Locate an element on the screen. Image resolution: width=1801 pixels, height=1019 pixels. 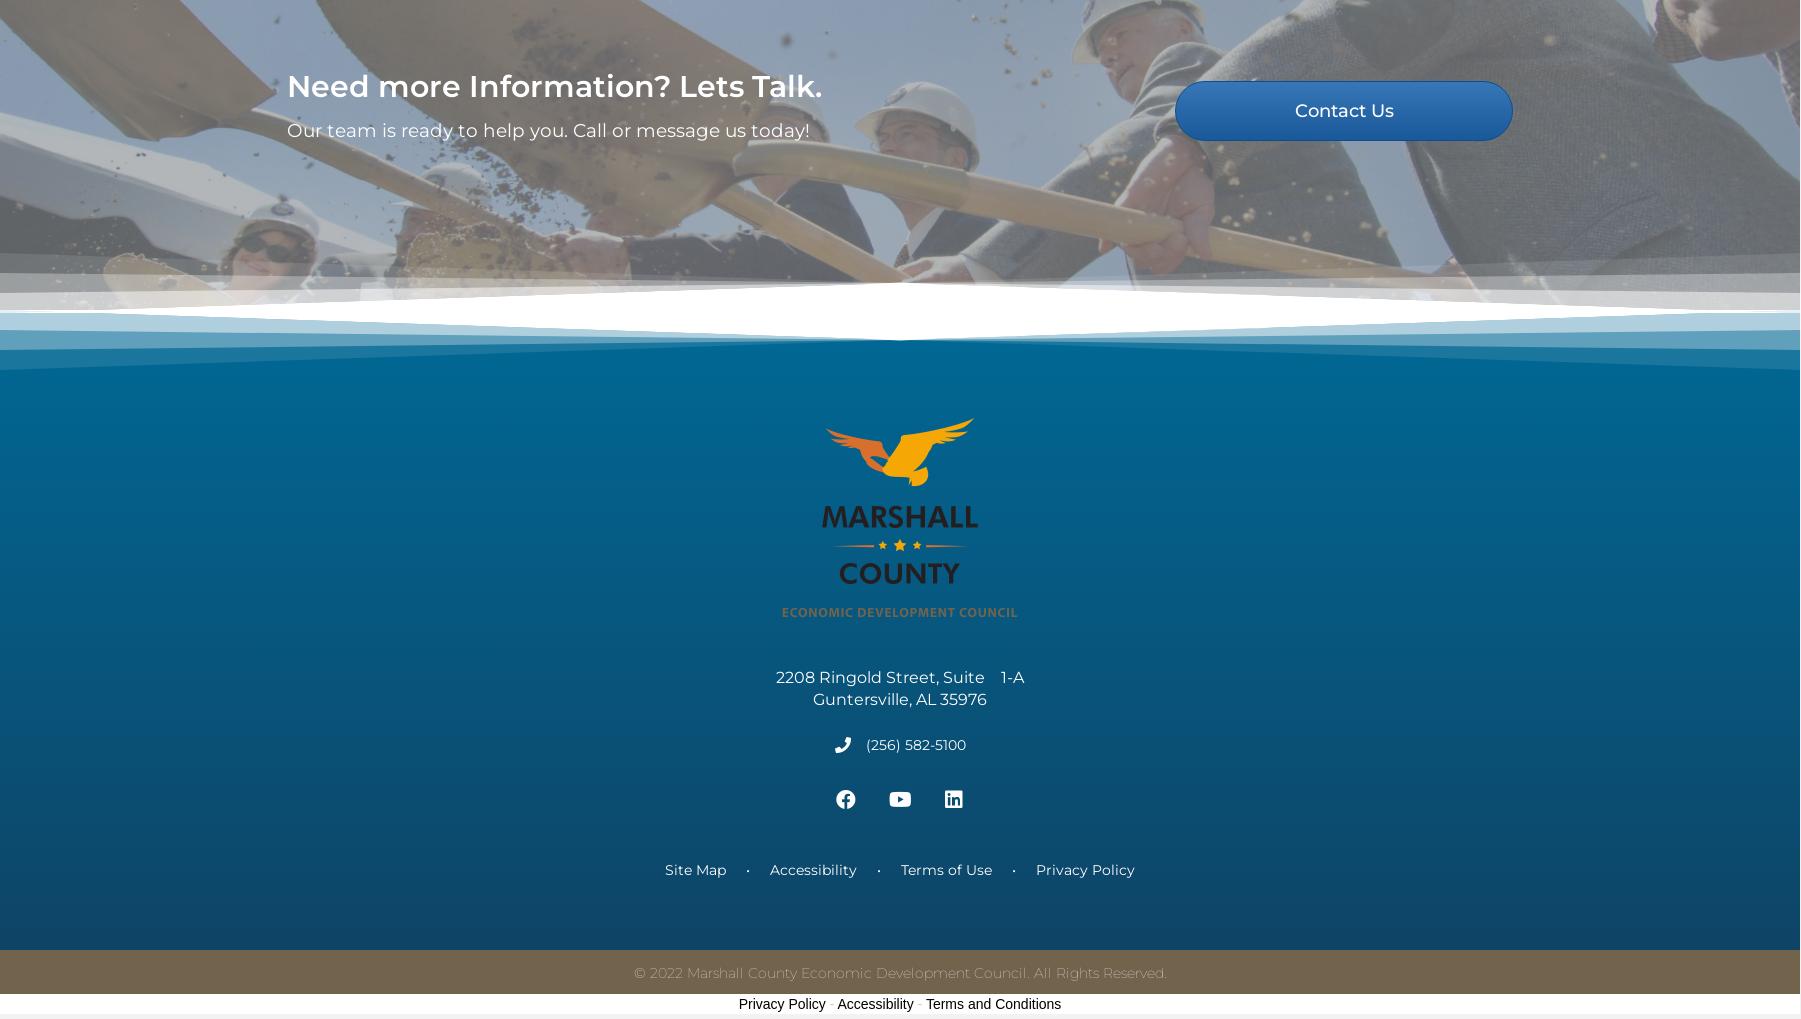
'Accessibility' is located at coordinates (812, 896).